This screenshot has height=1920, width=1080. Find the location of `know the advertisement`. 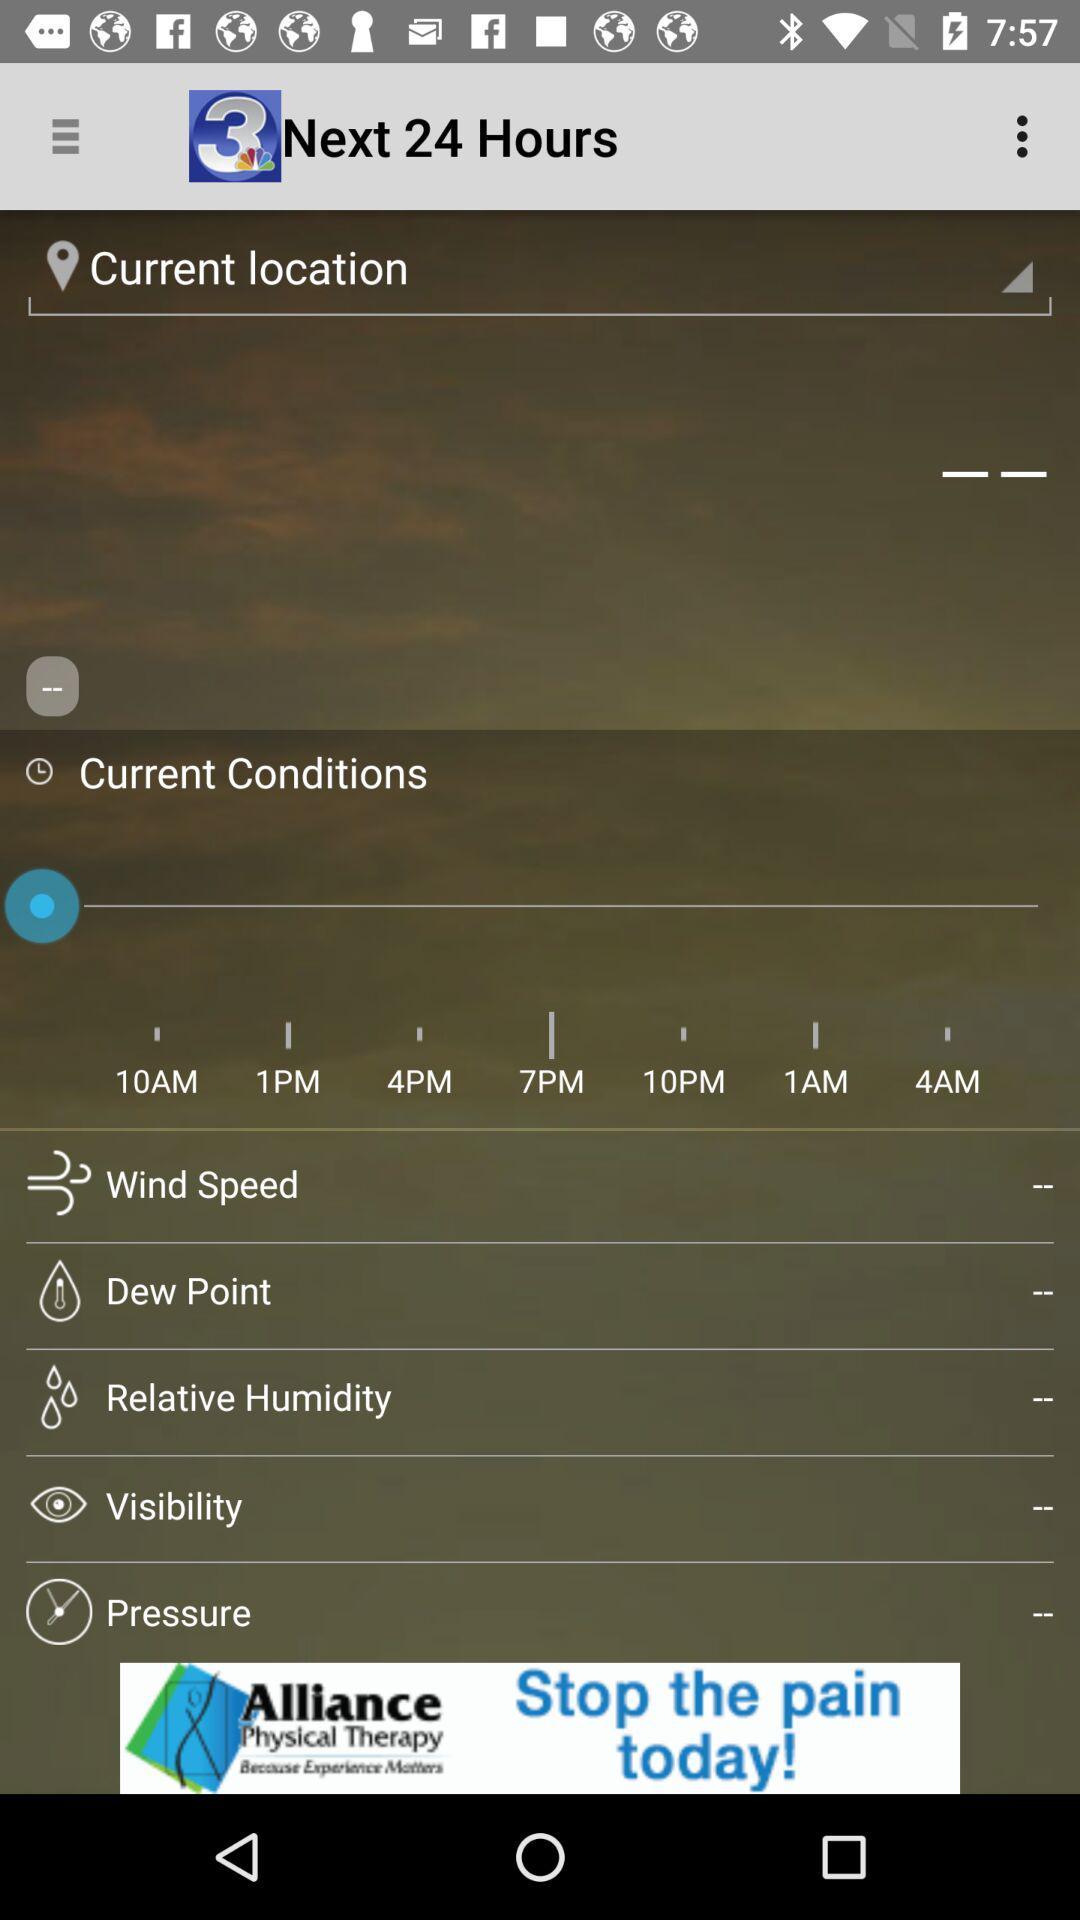

know the advertisement is located at coordinates (540, 1727).